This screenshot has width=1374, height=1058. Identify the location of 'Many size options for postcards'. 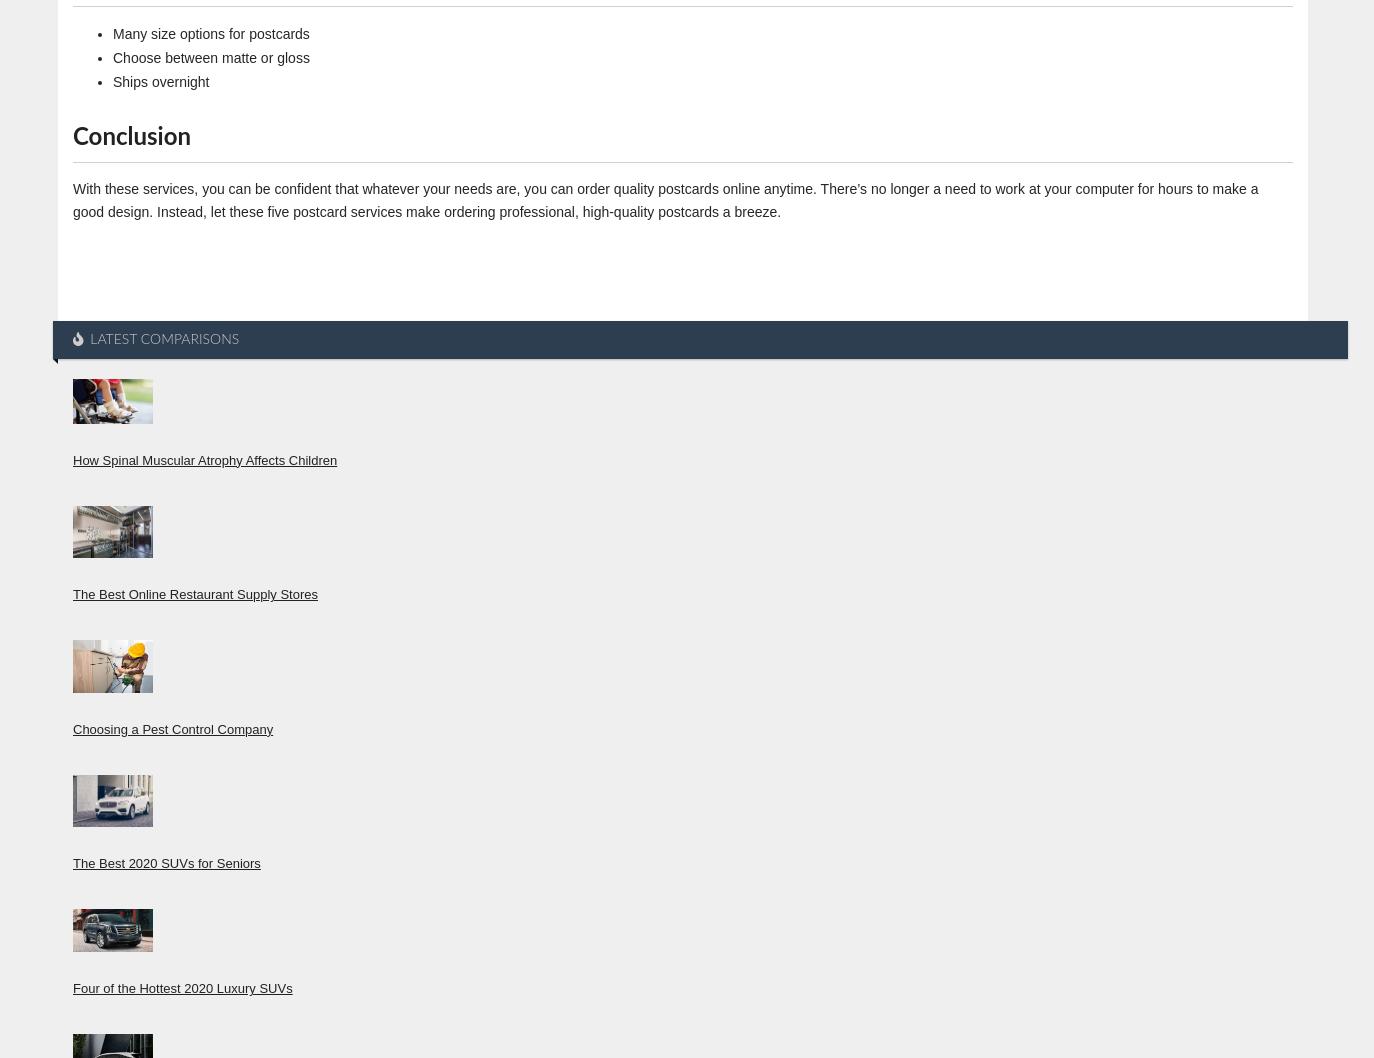
(210, 33).